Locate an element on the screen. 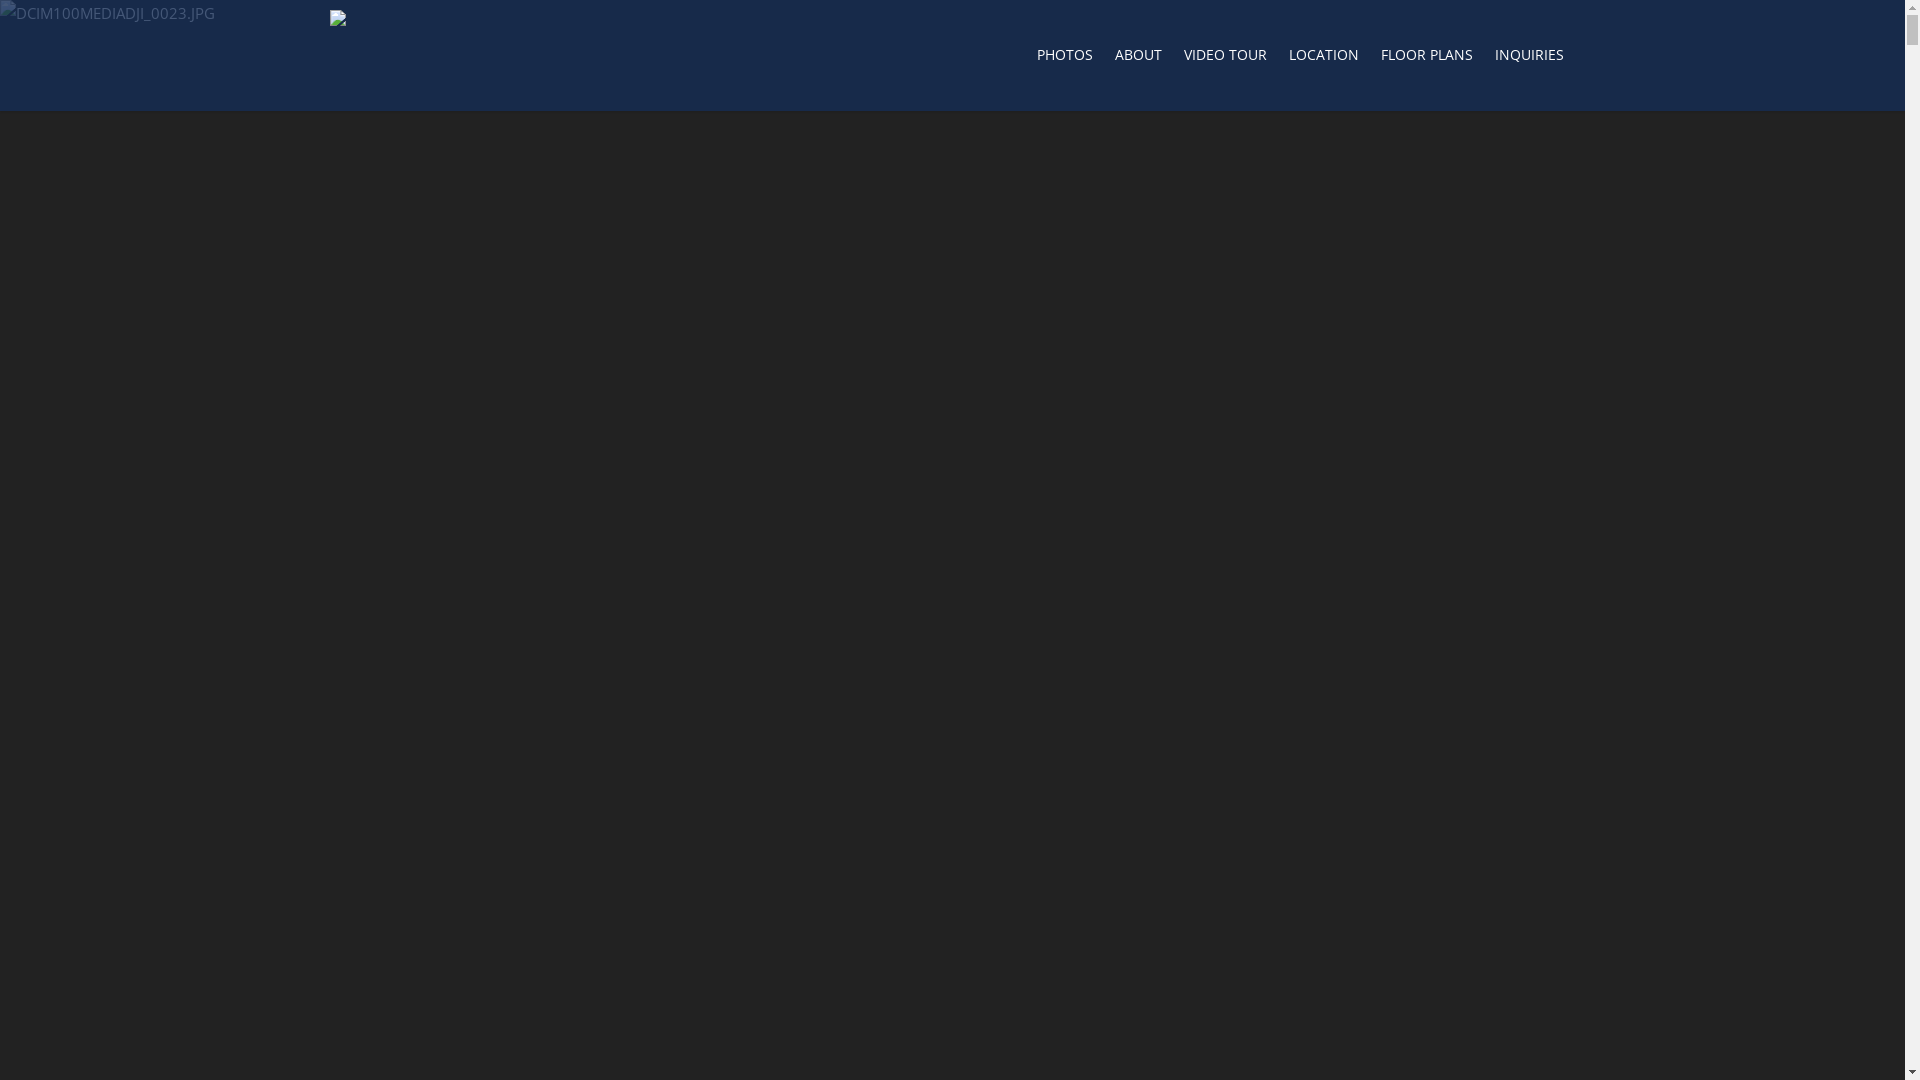 Image resolution: width=1920 pixels, height=1080 pixels. 'VIDEO TOUR' is located at coordinates (1174, 59).